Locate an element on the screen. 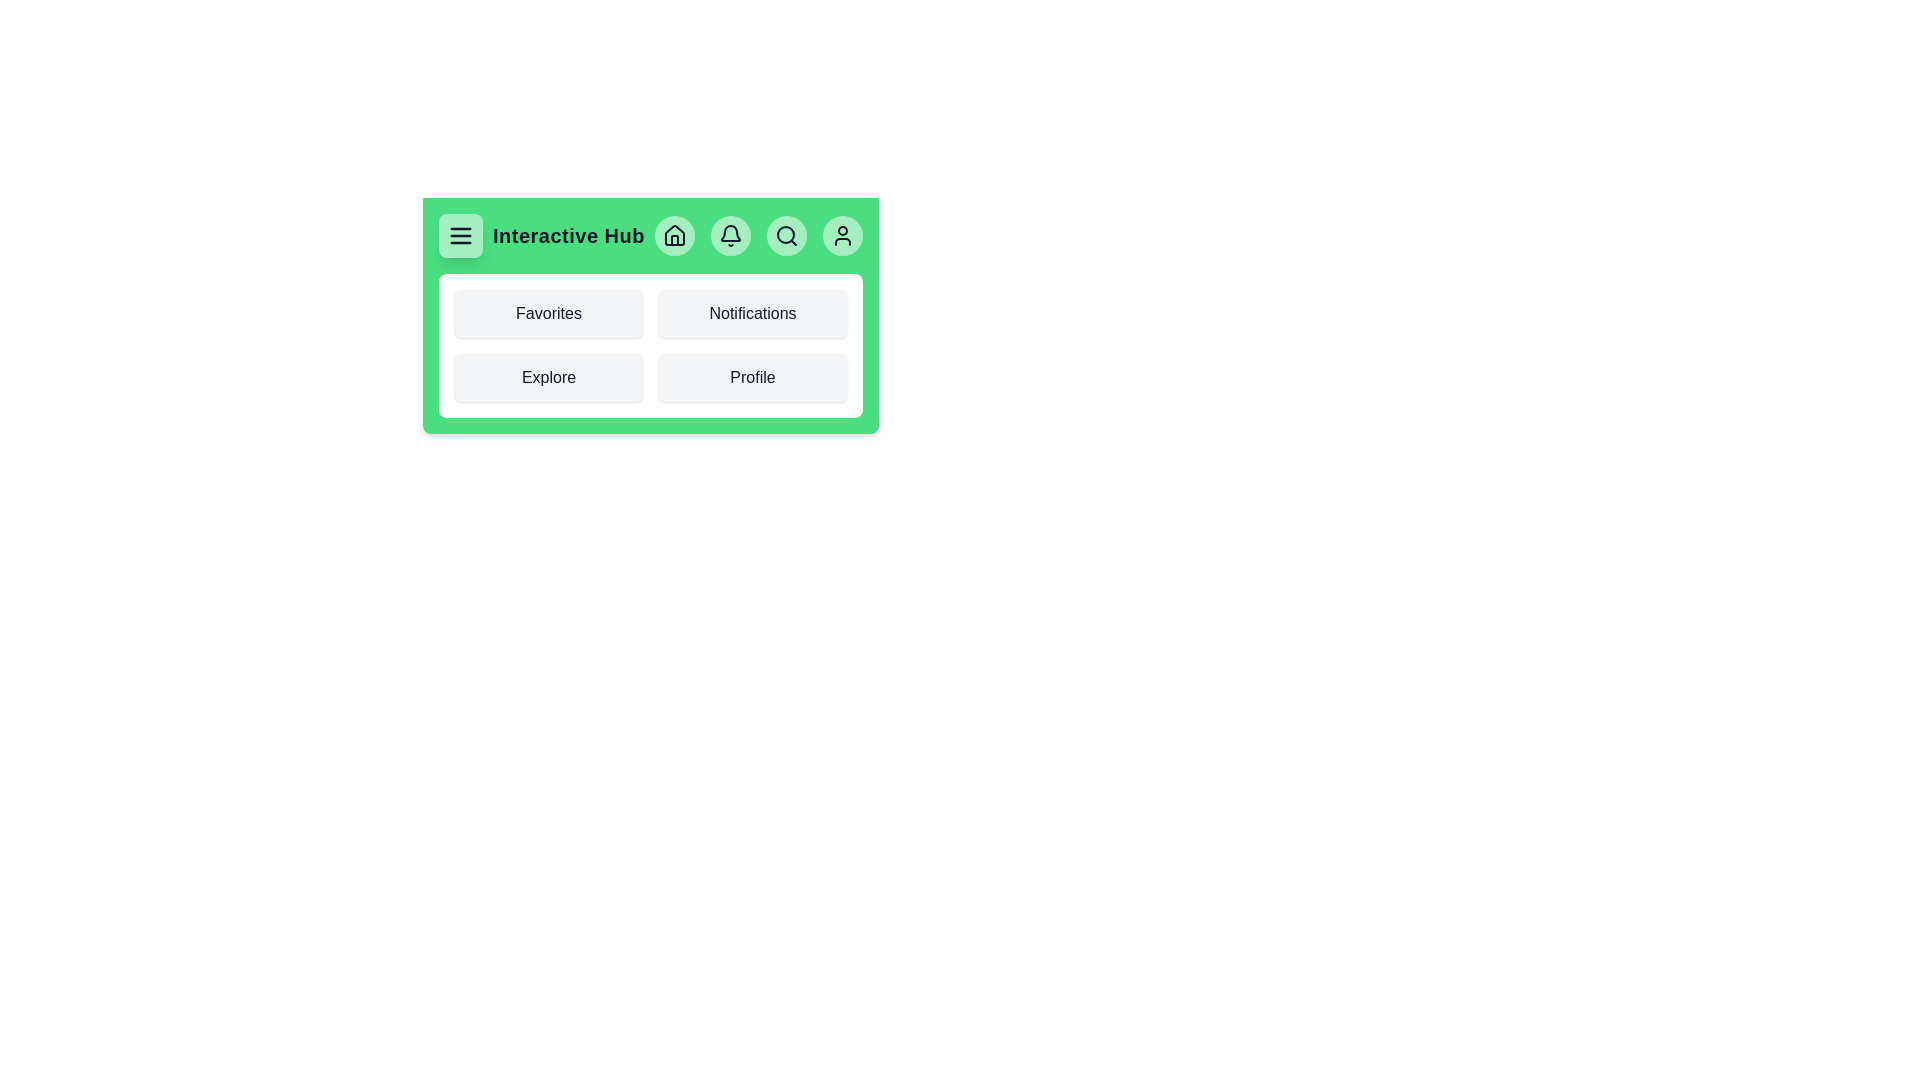 This screenshot has width=1920, height=1080. the Profile navigation button is located at coordinates (752, 378).